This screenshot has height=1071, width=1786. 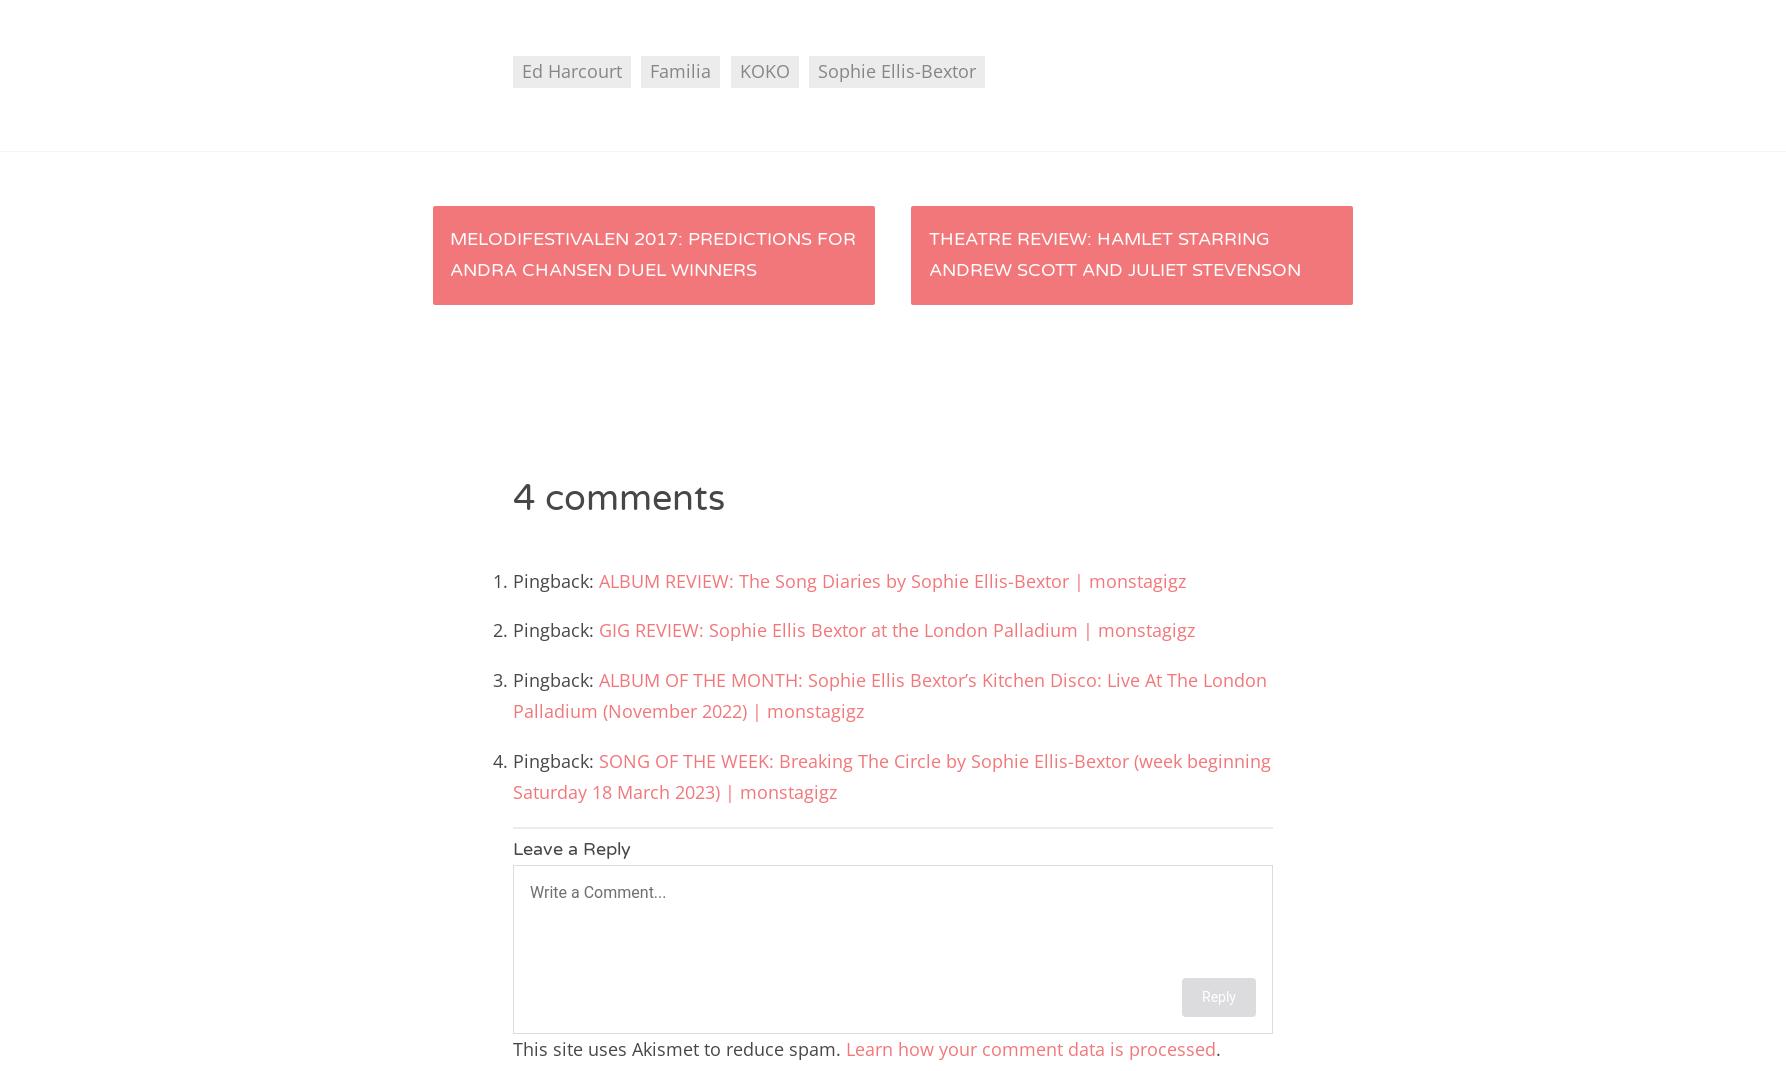 What do you see at coordinates (890, 775) in the screenshot?
I see `'SONG OF THE WEEK: Breaking The Circle by Sophie Ellis-Bextor (week beginning Saturday 18 March 2023) | monstagigz'` at bounding box center [890, 775].